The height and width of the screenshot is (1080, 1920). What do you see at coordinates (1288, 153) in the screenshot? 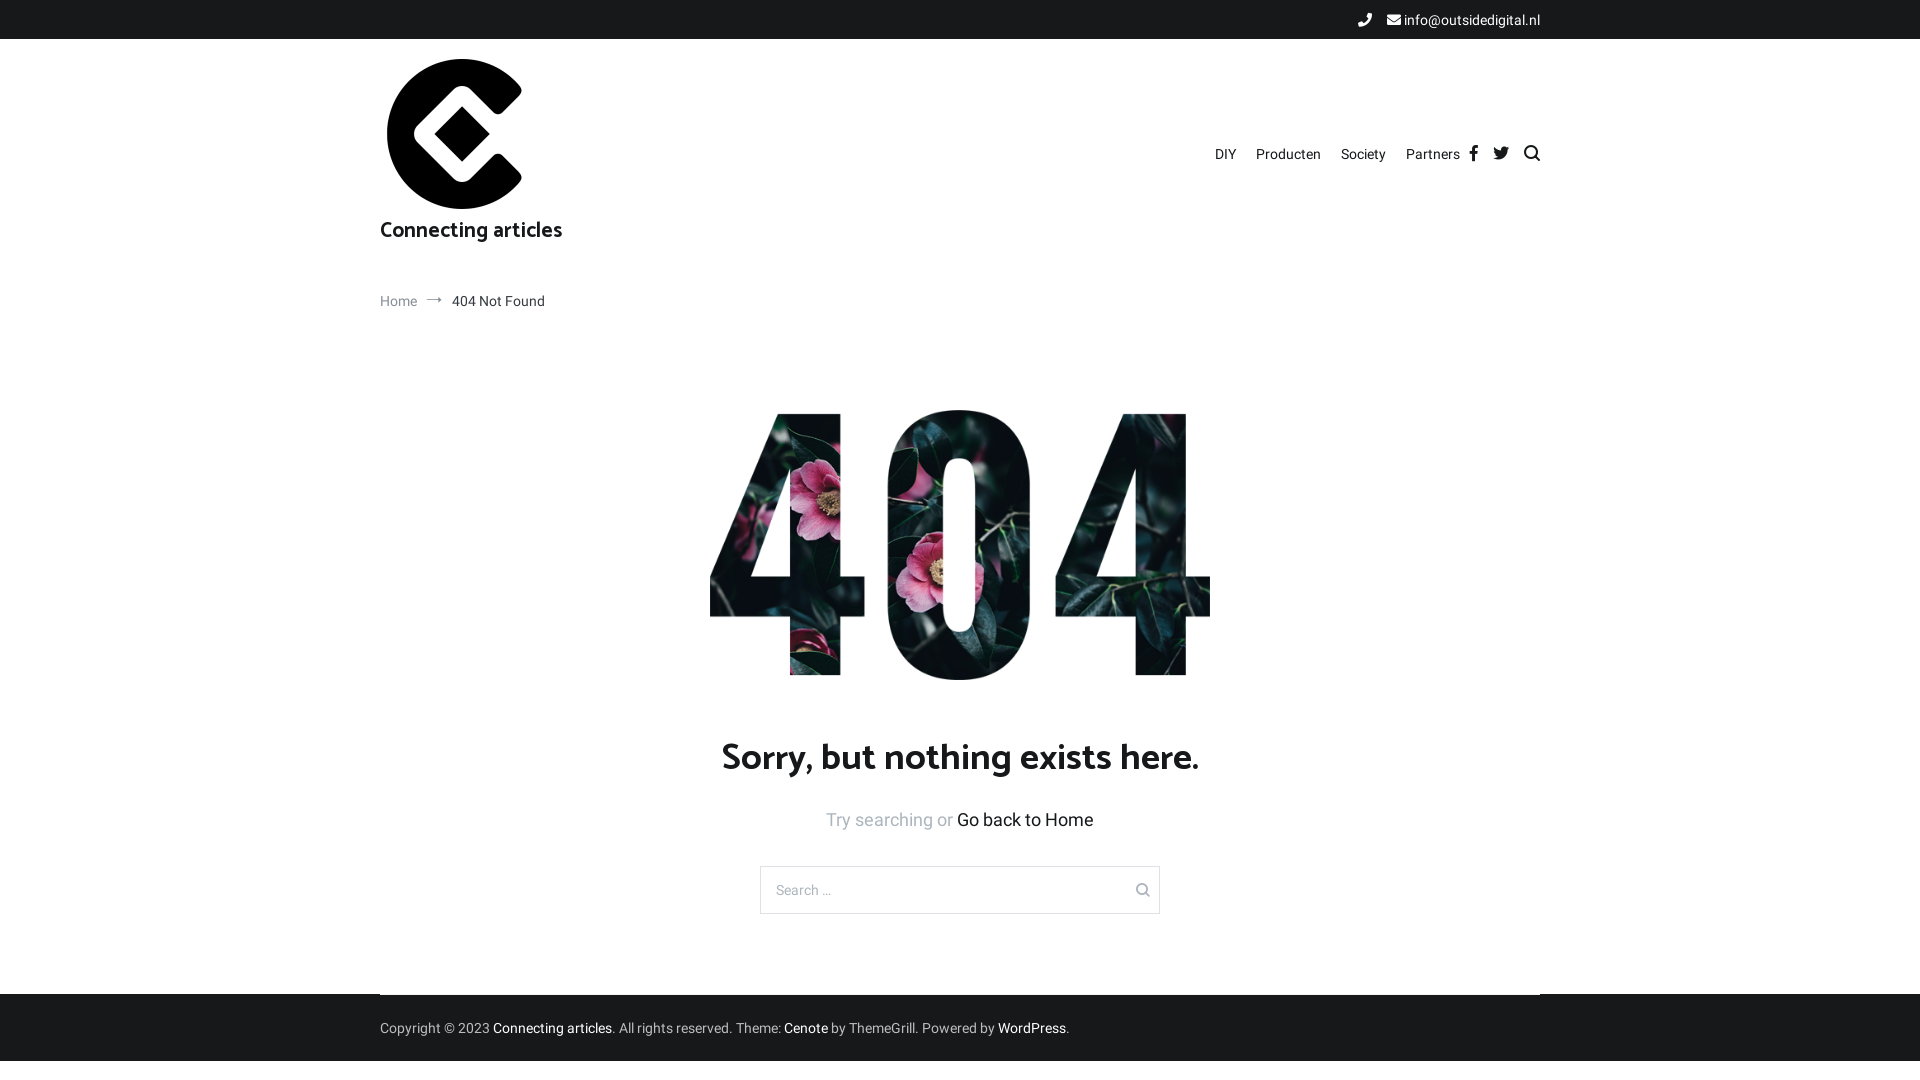
I see `'Producten'` at bounding box center [1288, 153].